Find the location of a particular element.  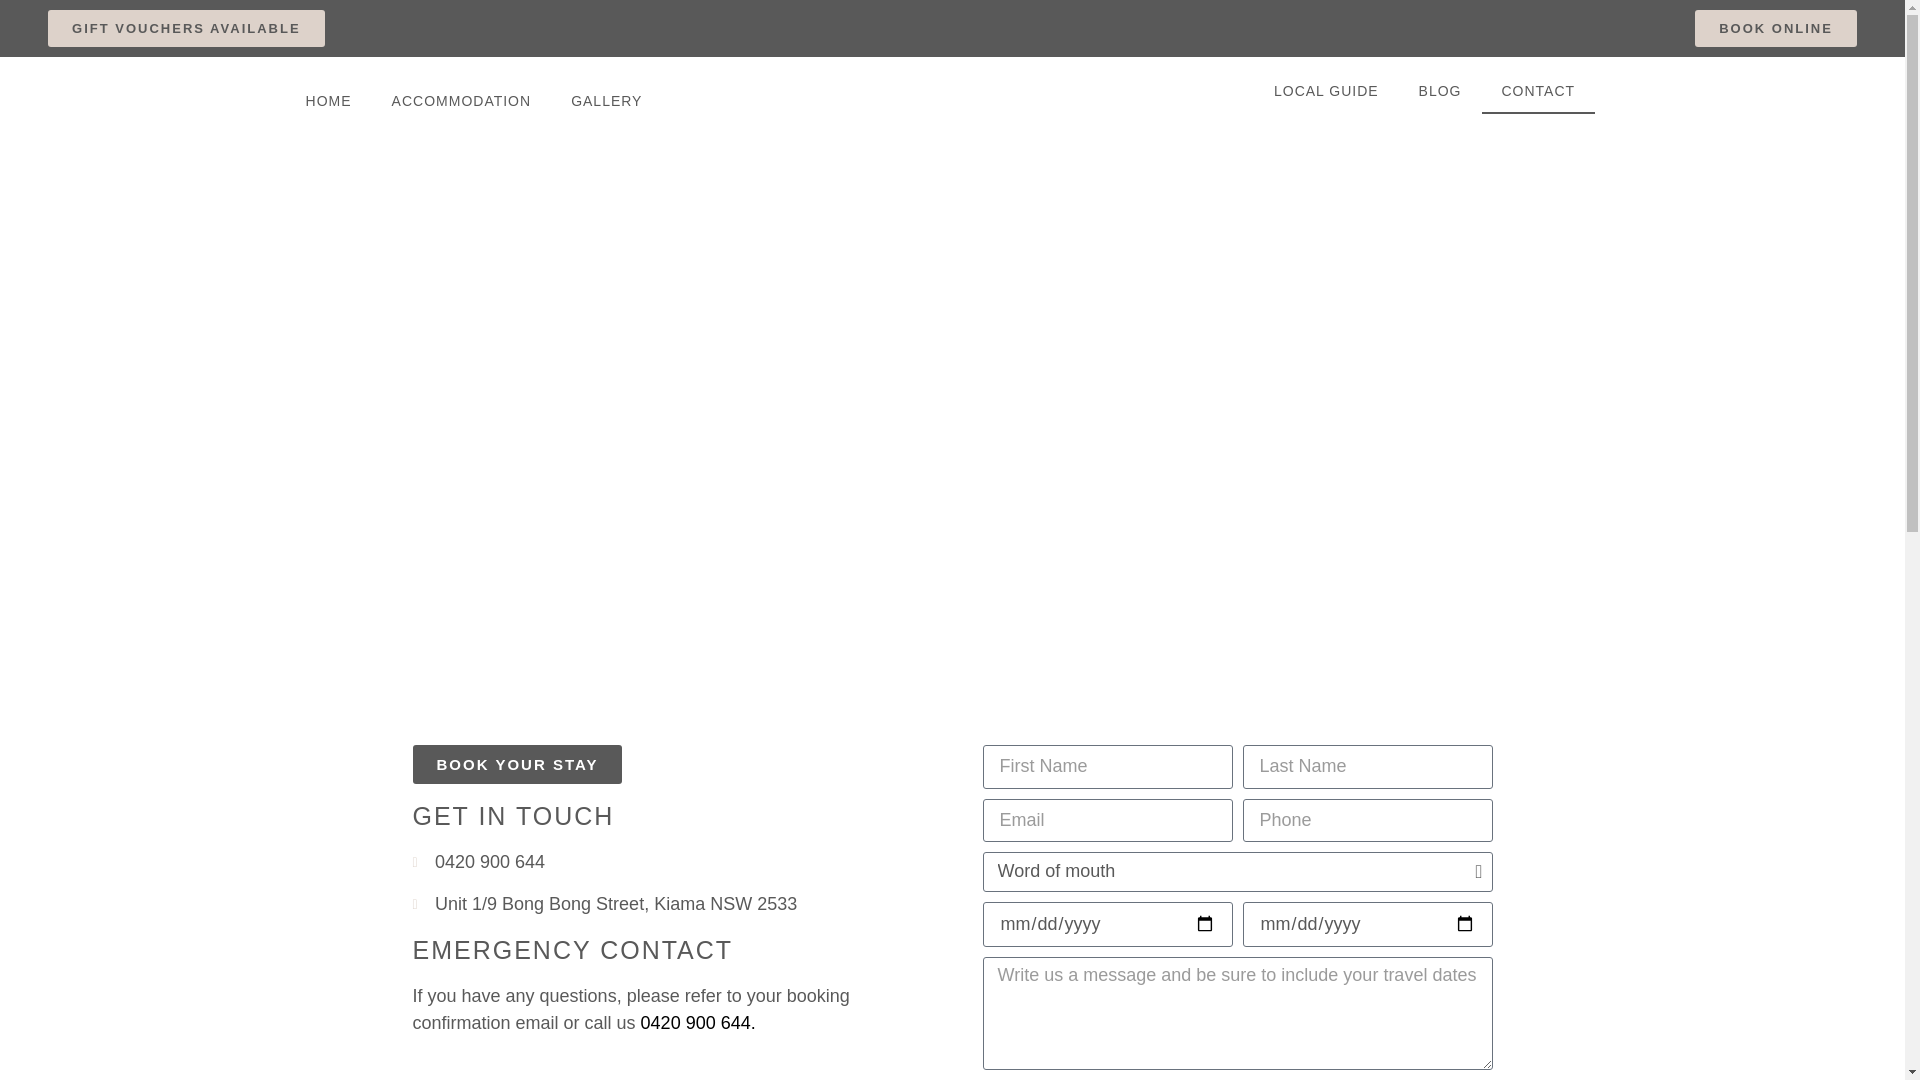

'HOME' is located at coordinates (285, 100).